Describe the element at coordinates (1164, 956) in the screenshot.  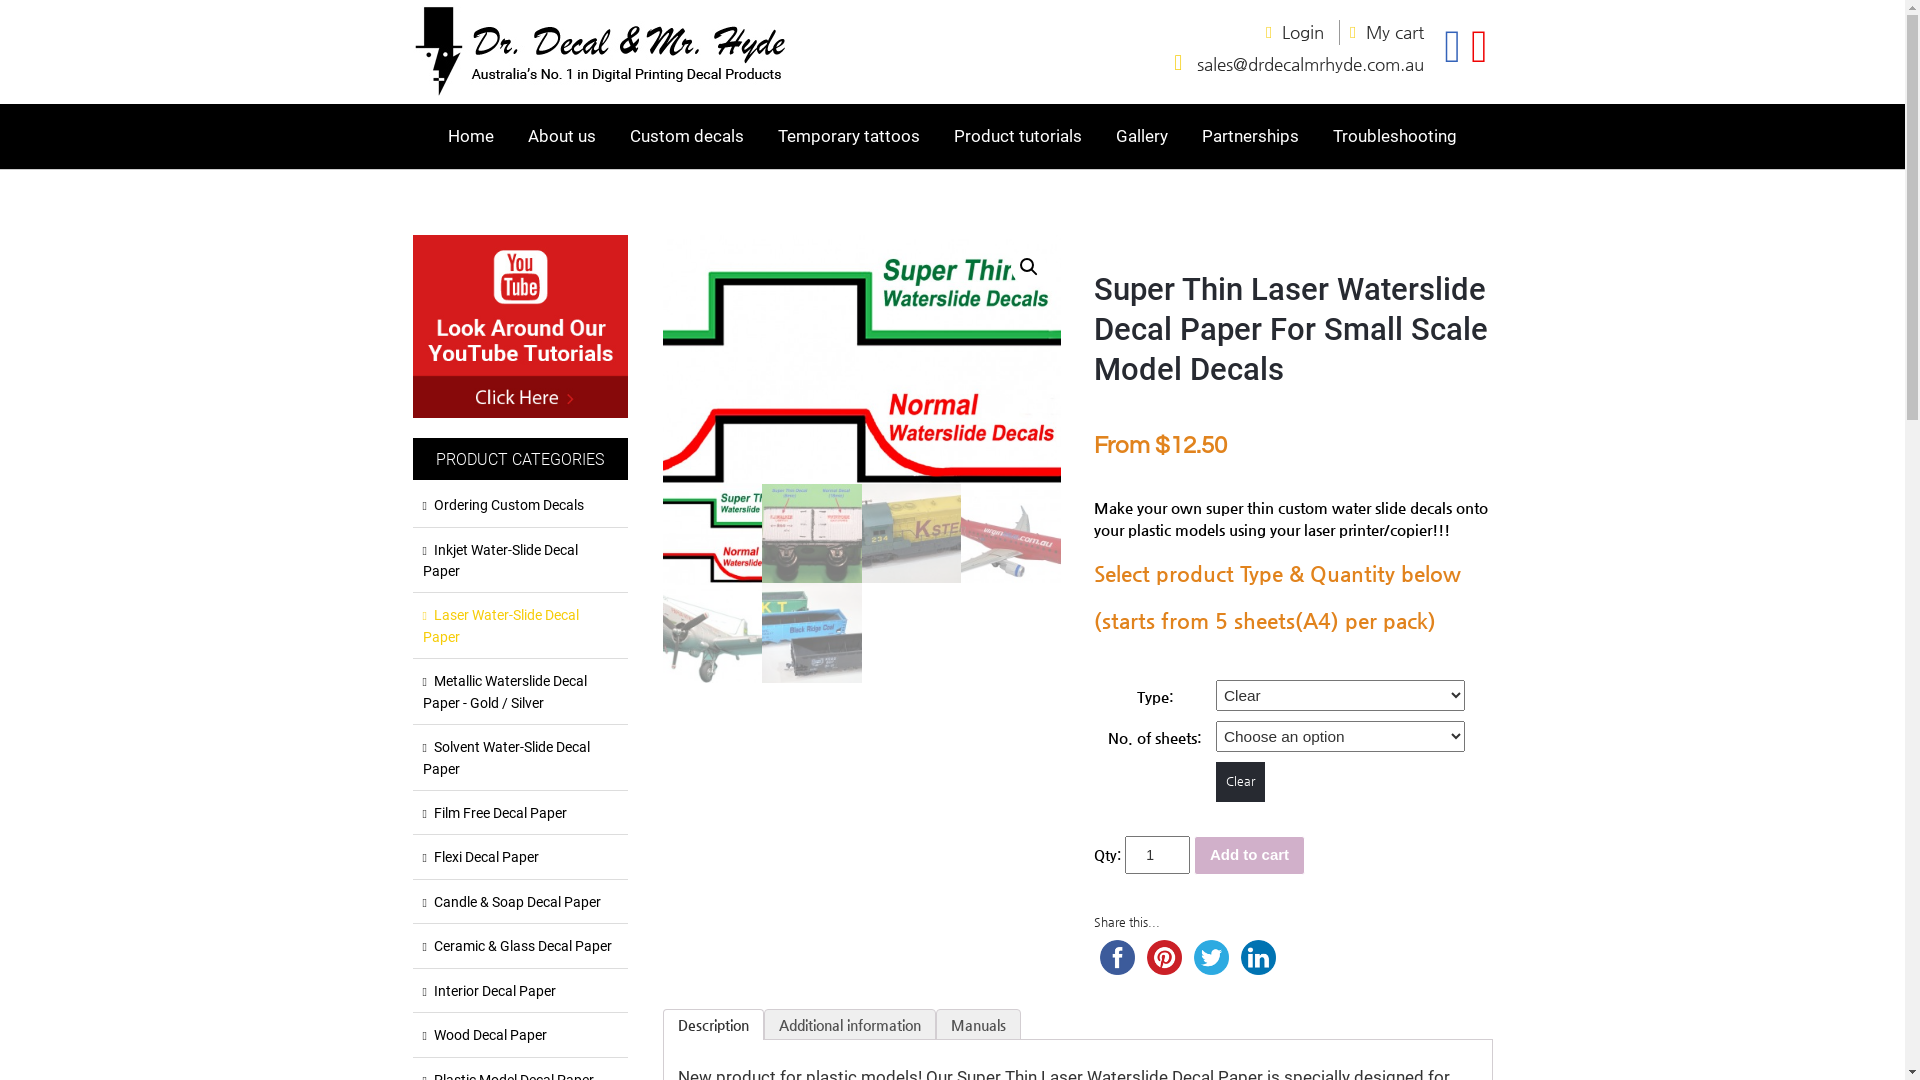
I see `'Pinterest'` at that location.